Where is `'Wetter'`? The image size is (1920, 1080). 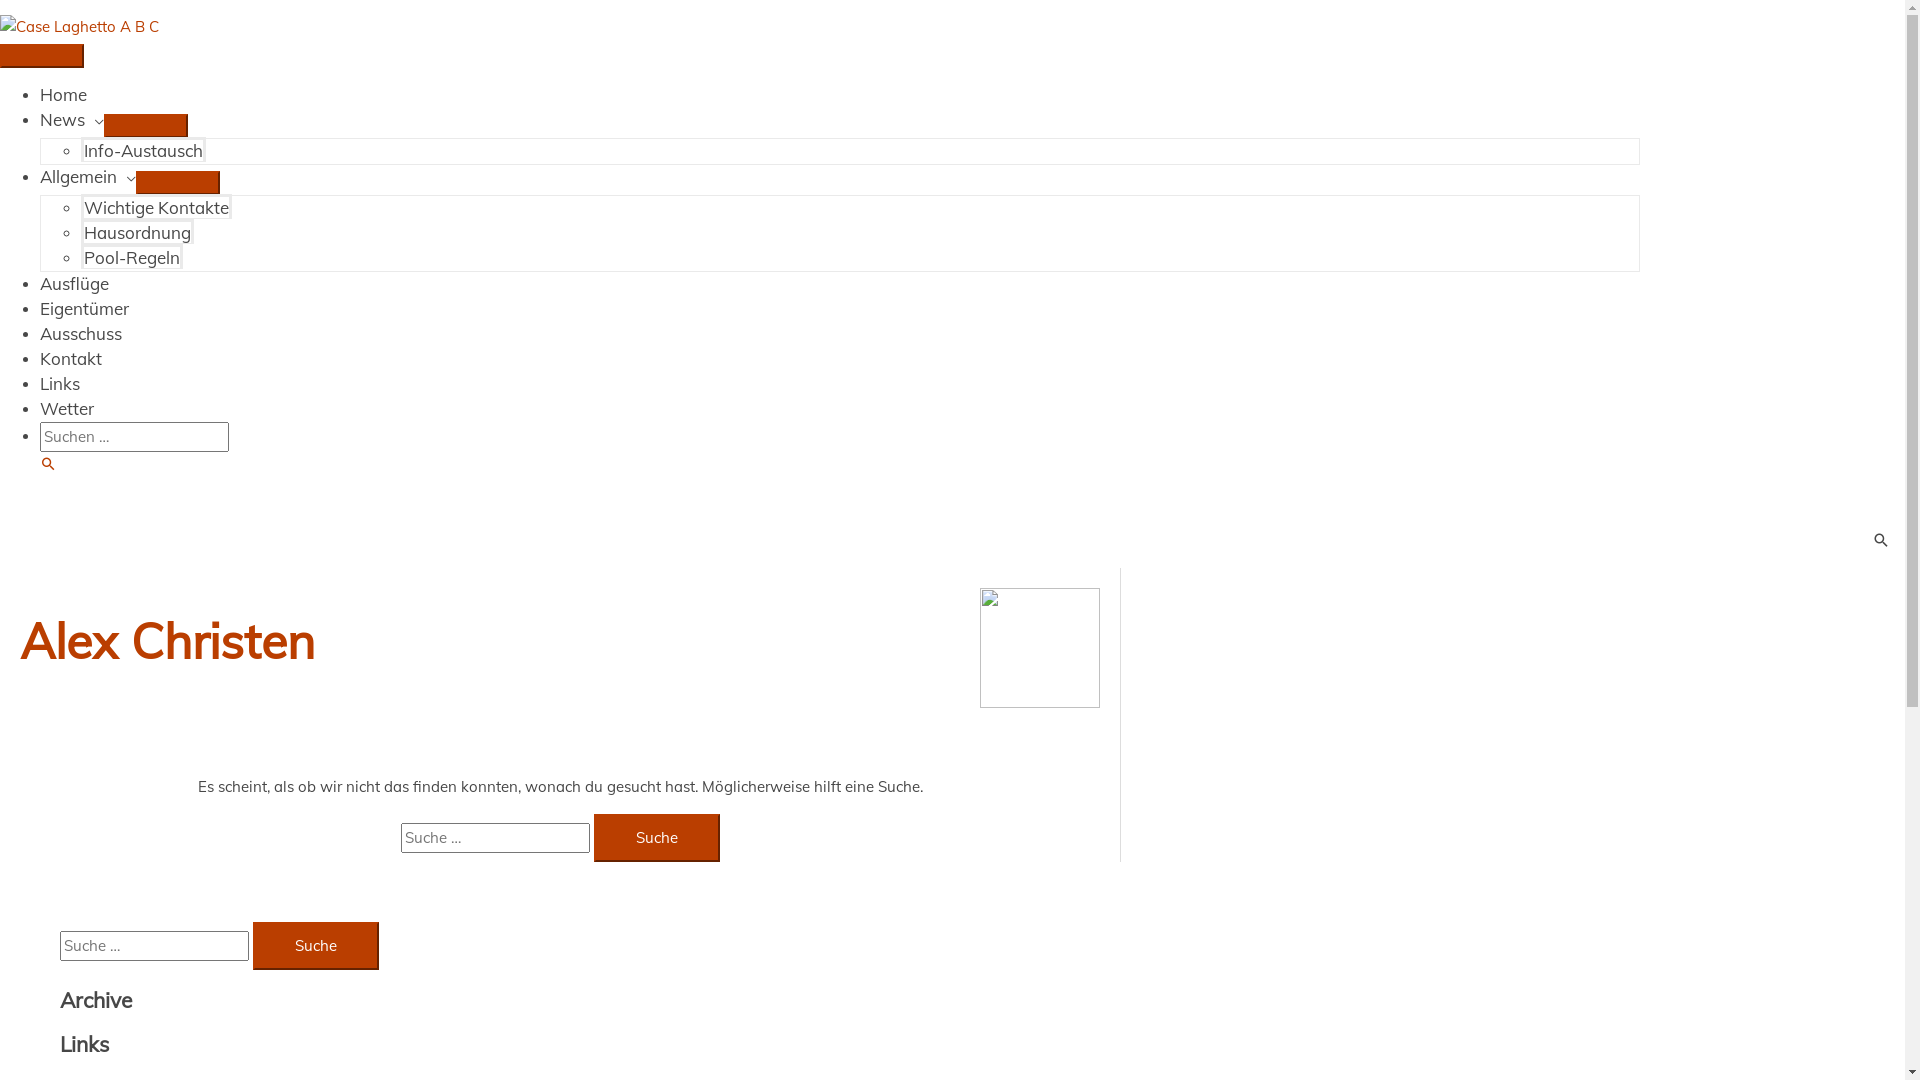
'Wetter' is located at coordinates (67, 407).